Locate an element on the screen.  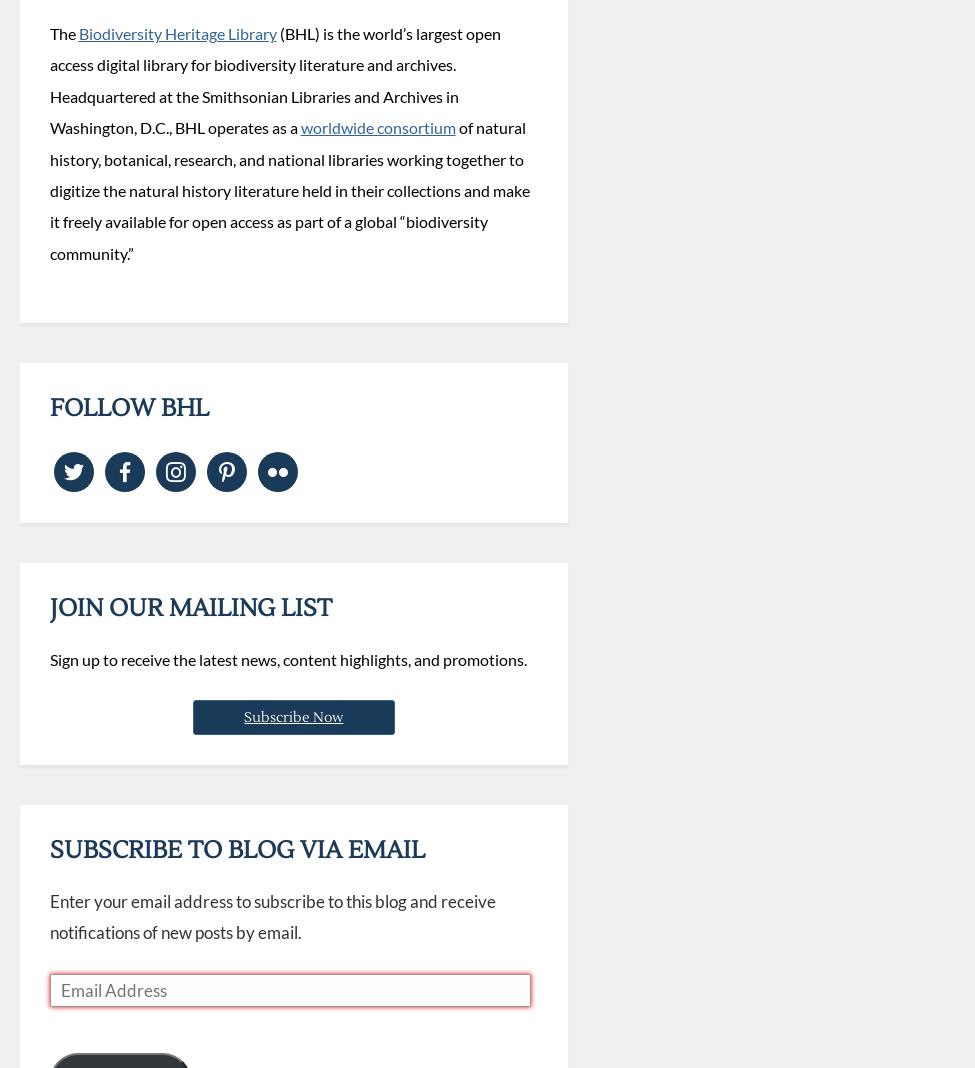
'Subscribe Now' is located at coordinates (292, 716).